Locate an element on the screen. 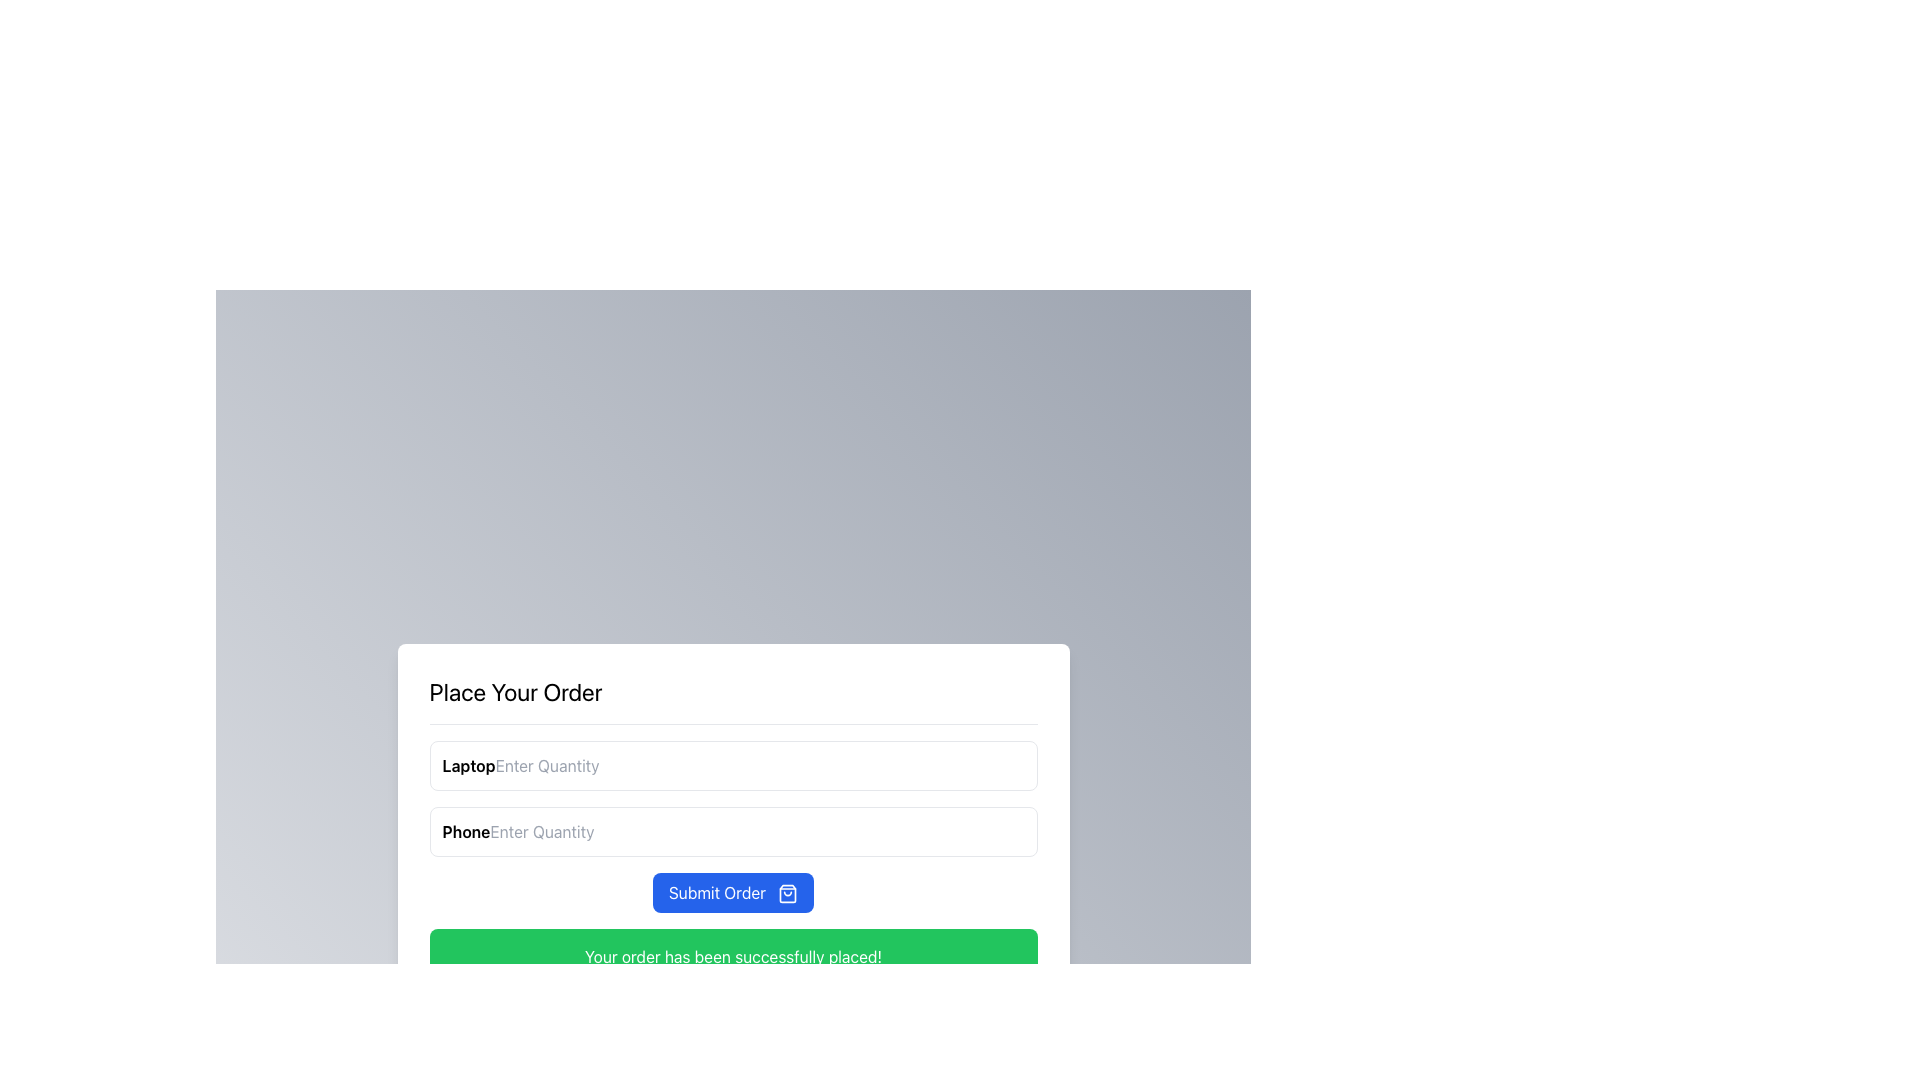 The width and height of the screenshot is (1920, 1080). the submit button located below the quantity input for the 'Phone' item in the form is located at coordinates (732, 891).